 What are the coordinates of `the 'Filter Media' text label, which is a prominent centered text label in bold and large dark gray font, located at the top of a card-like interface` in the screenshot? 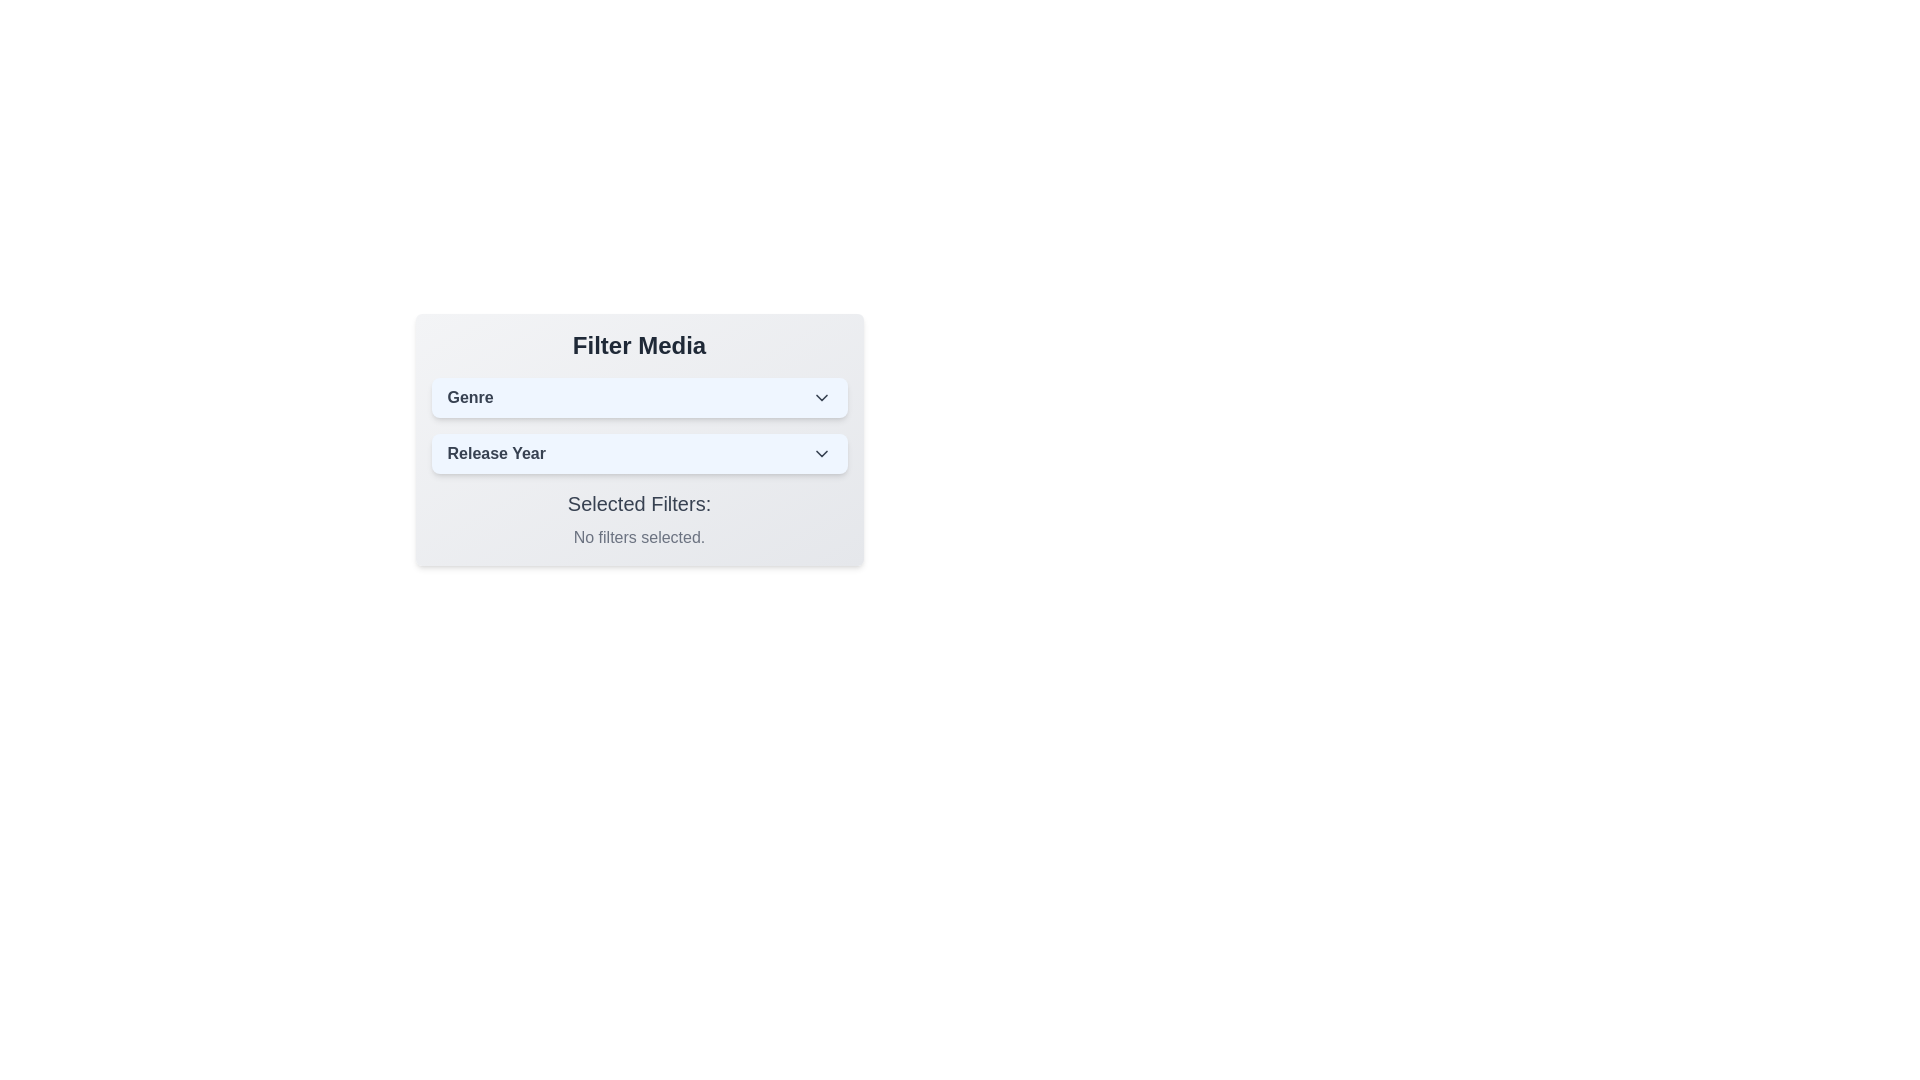 It's located at (638, 345).